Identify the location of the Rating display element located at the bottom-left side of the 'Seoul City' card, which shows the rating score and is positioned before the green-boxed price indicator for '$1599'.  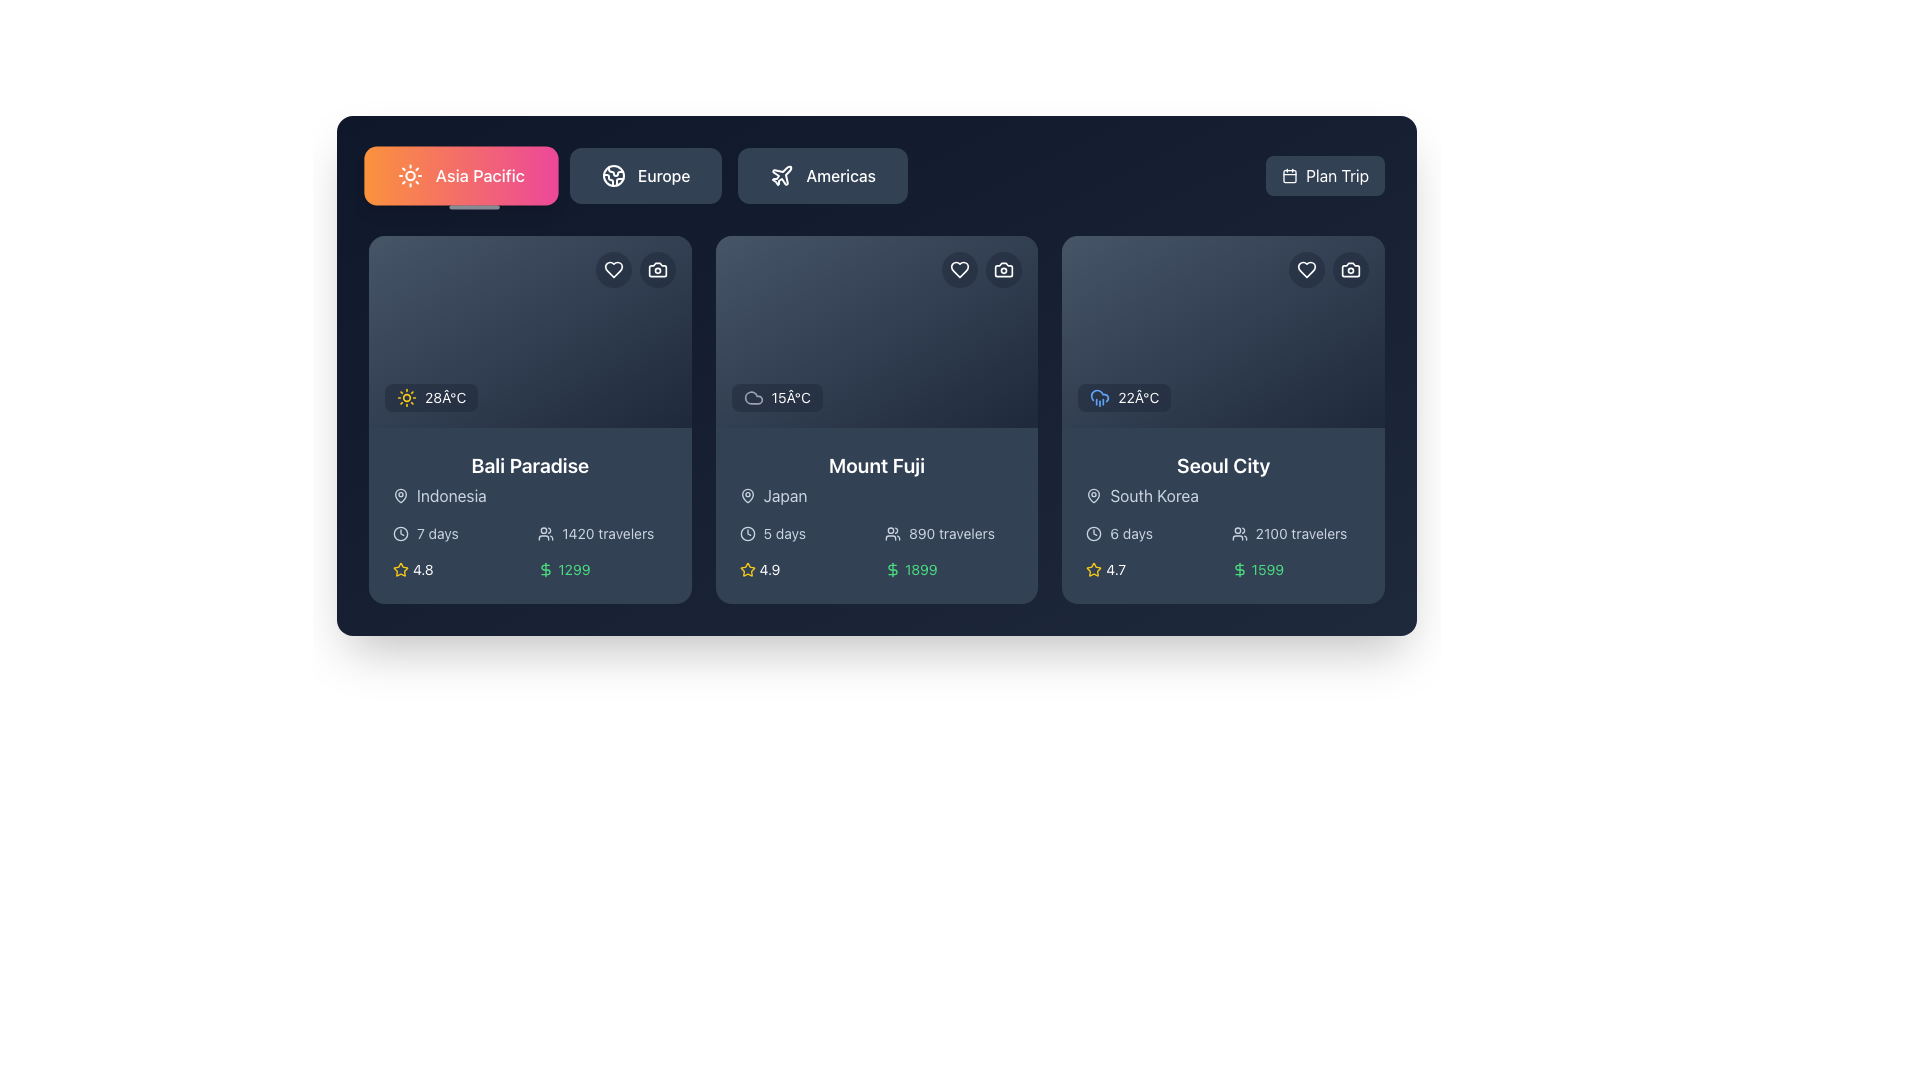
(1151, 570).